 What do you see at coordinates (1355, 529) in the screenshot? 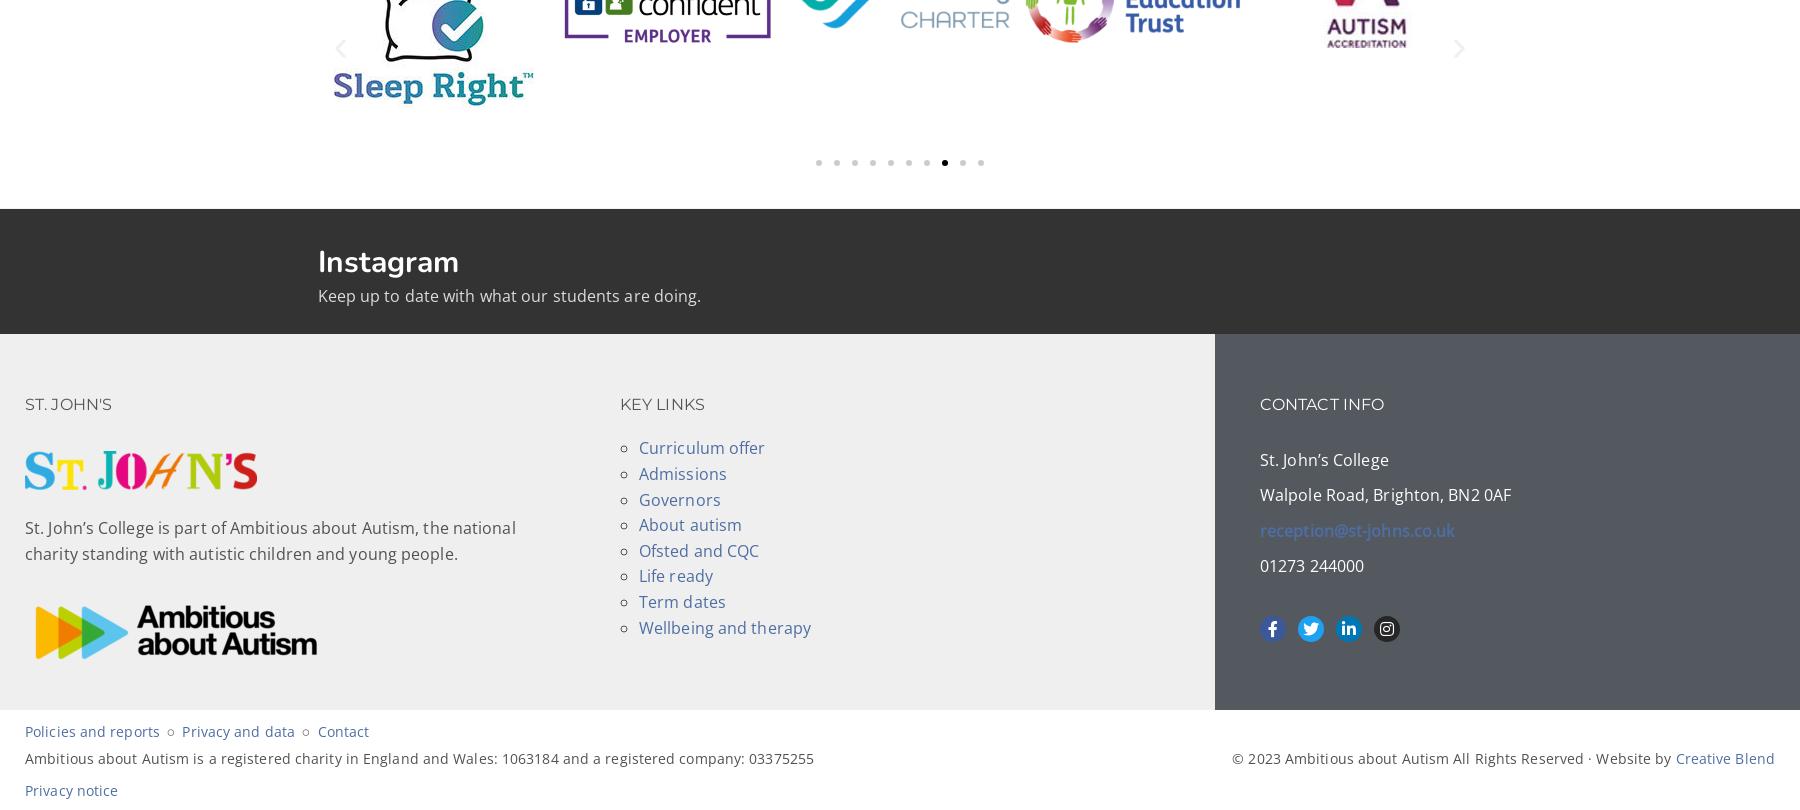
I see `'reception@st-johns.co.uk'` at bounding box center [1355, 529].